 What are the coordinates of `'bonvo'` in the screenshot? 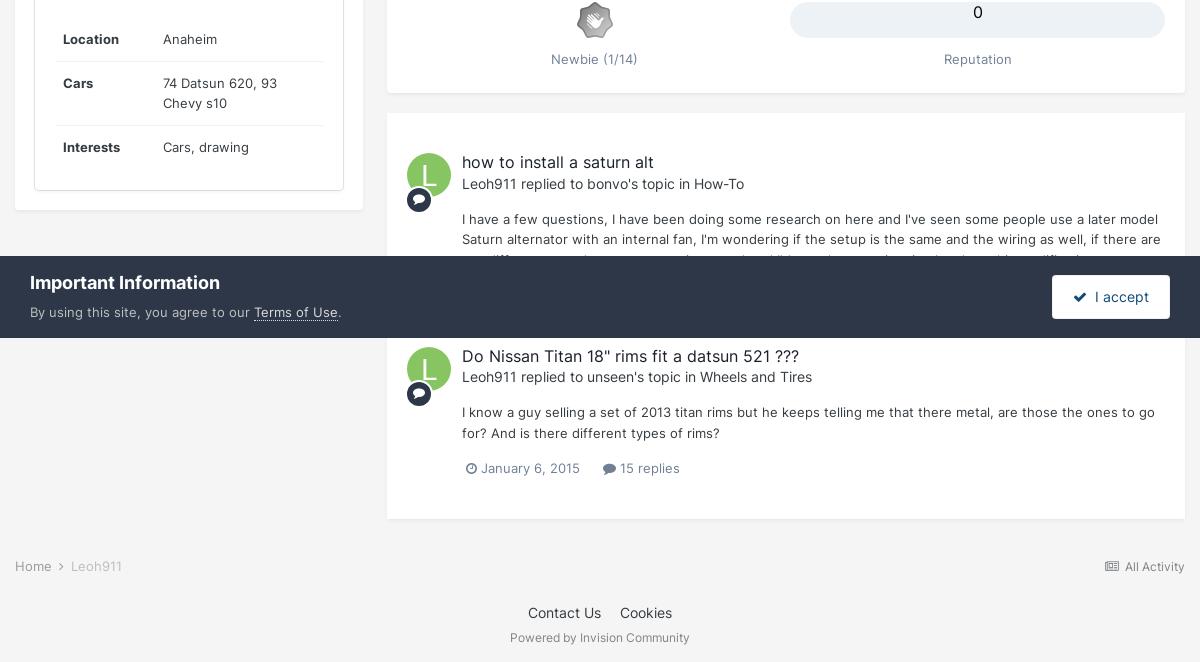 It's located at (607, 181).